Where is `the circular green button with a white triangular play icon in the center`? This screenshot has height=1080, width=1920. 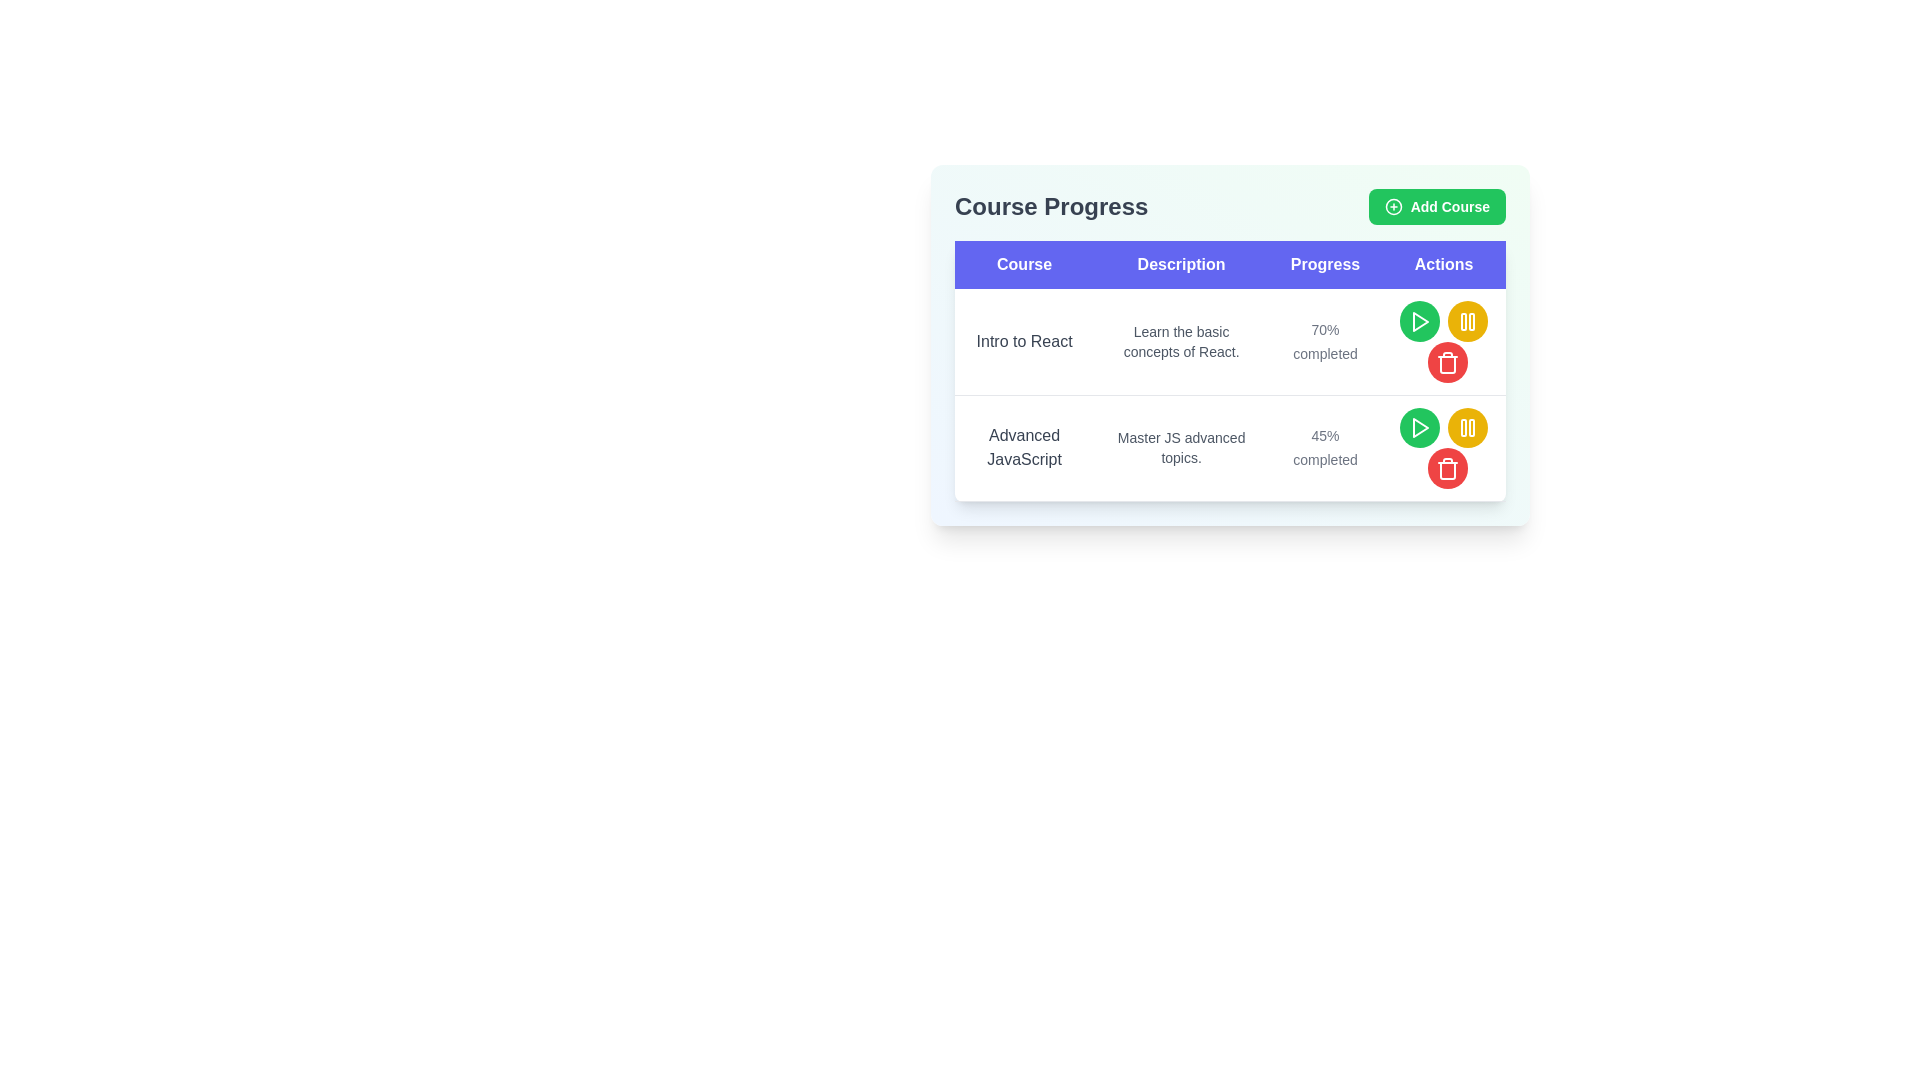
the circular green button with a white triangular play icon in the center is located at coordinates (1419, 320).